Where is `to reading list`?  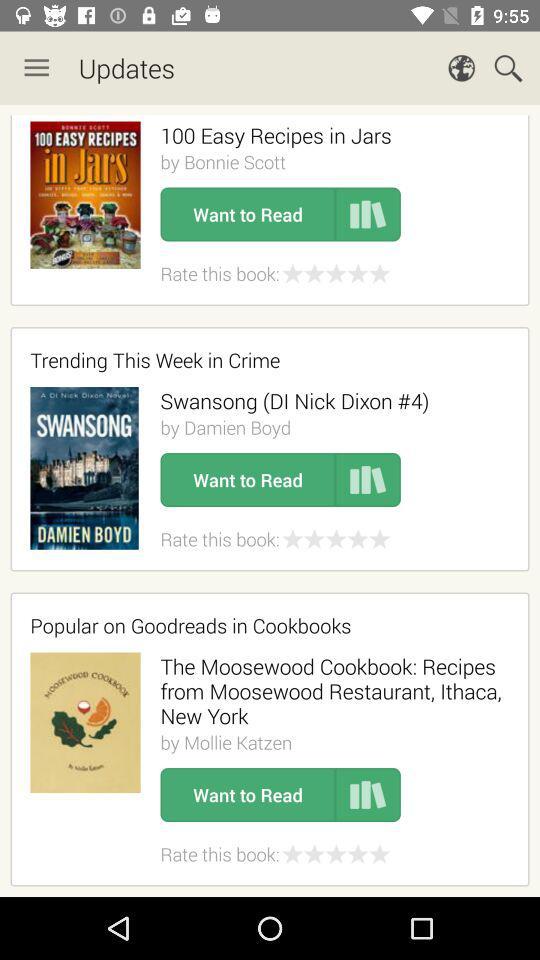 to reading list is located at coordinates (367, 214).